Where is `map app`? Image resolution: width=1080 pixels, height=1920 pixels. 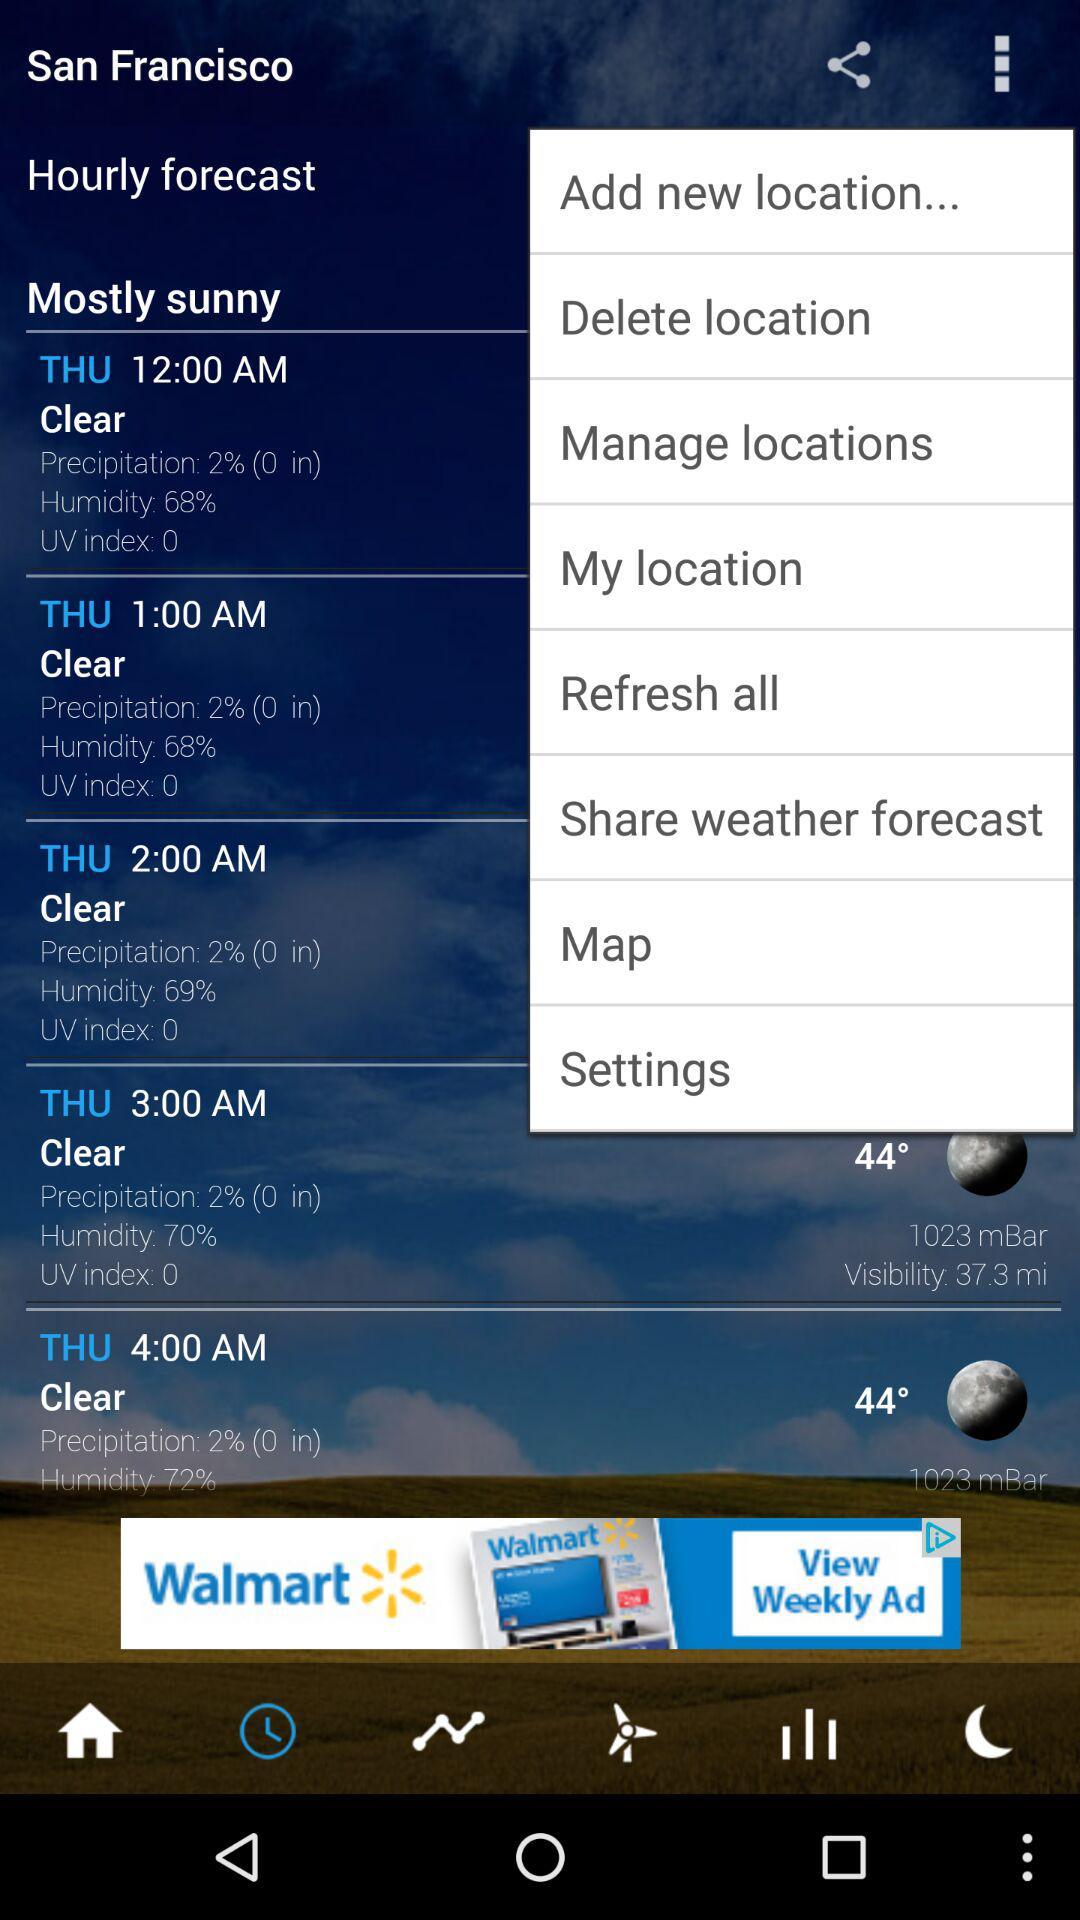
map app is located at coordinates (800, 941).